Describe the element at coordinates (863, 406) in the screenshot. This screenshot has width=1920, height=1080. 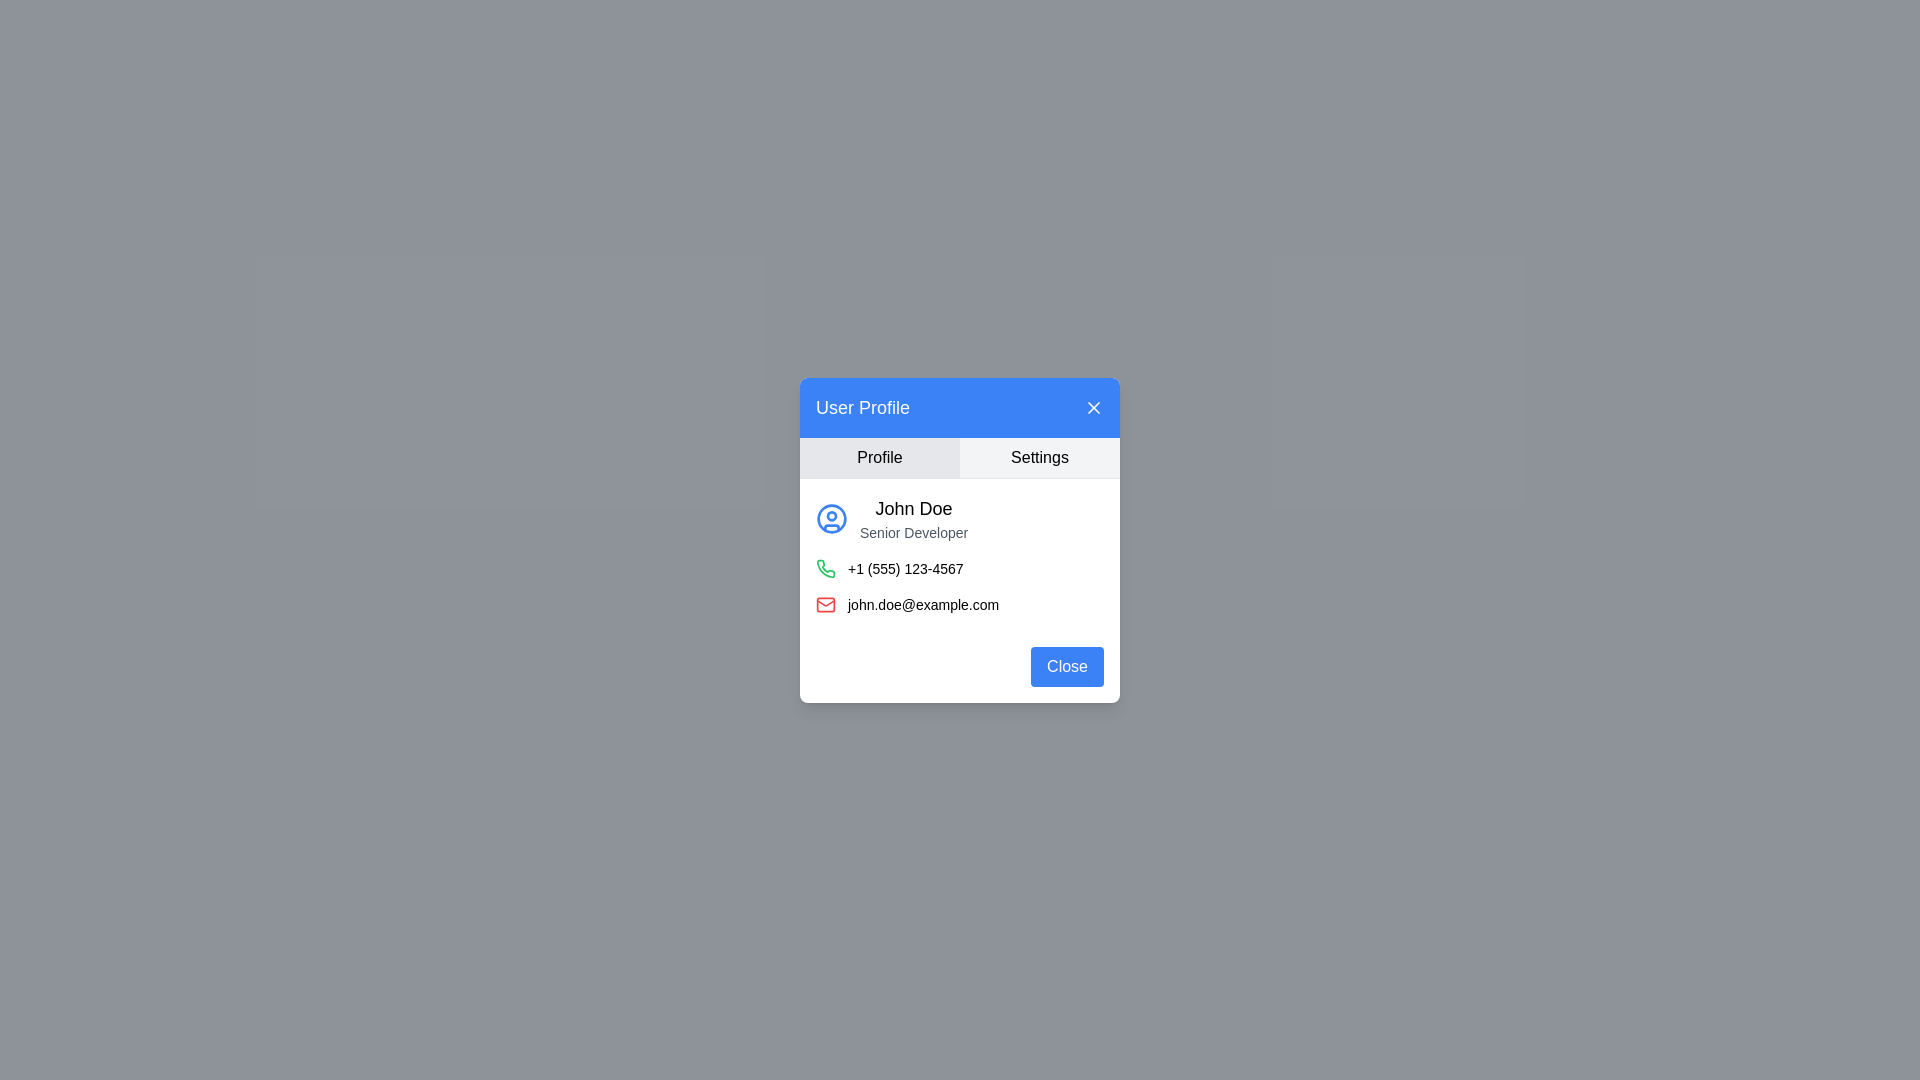
I see `the label or static text that serves as the title for the user profile card, which is left-aligned in the blue header bar` at that location.